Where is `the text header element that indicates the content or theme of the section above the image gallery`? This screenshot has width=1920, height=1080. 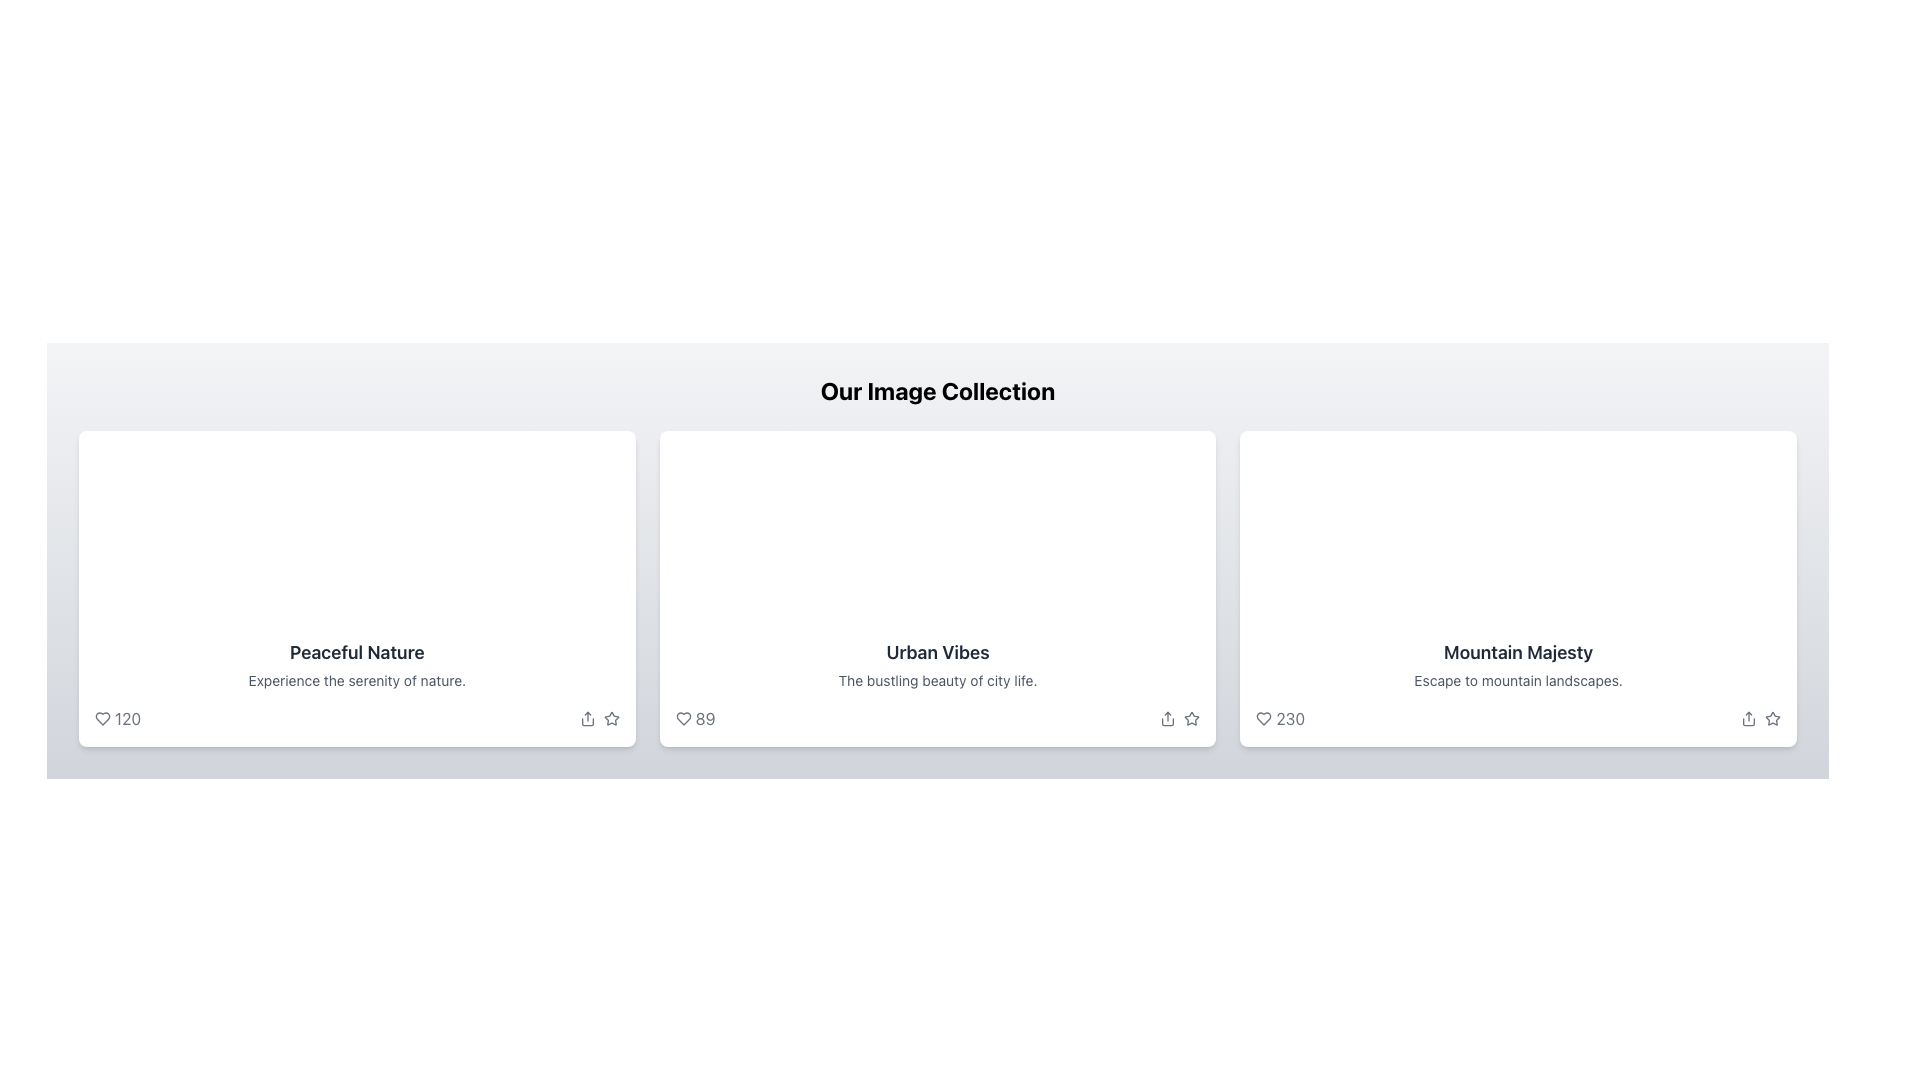
the text header element that indicates the content or theme of the section above the image gallery is located at coordinates (936, 390).